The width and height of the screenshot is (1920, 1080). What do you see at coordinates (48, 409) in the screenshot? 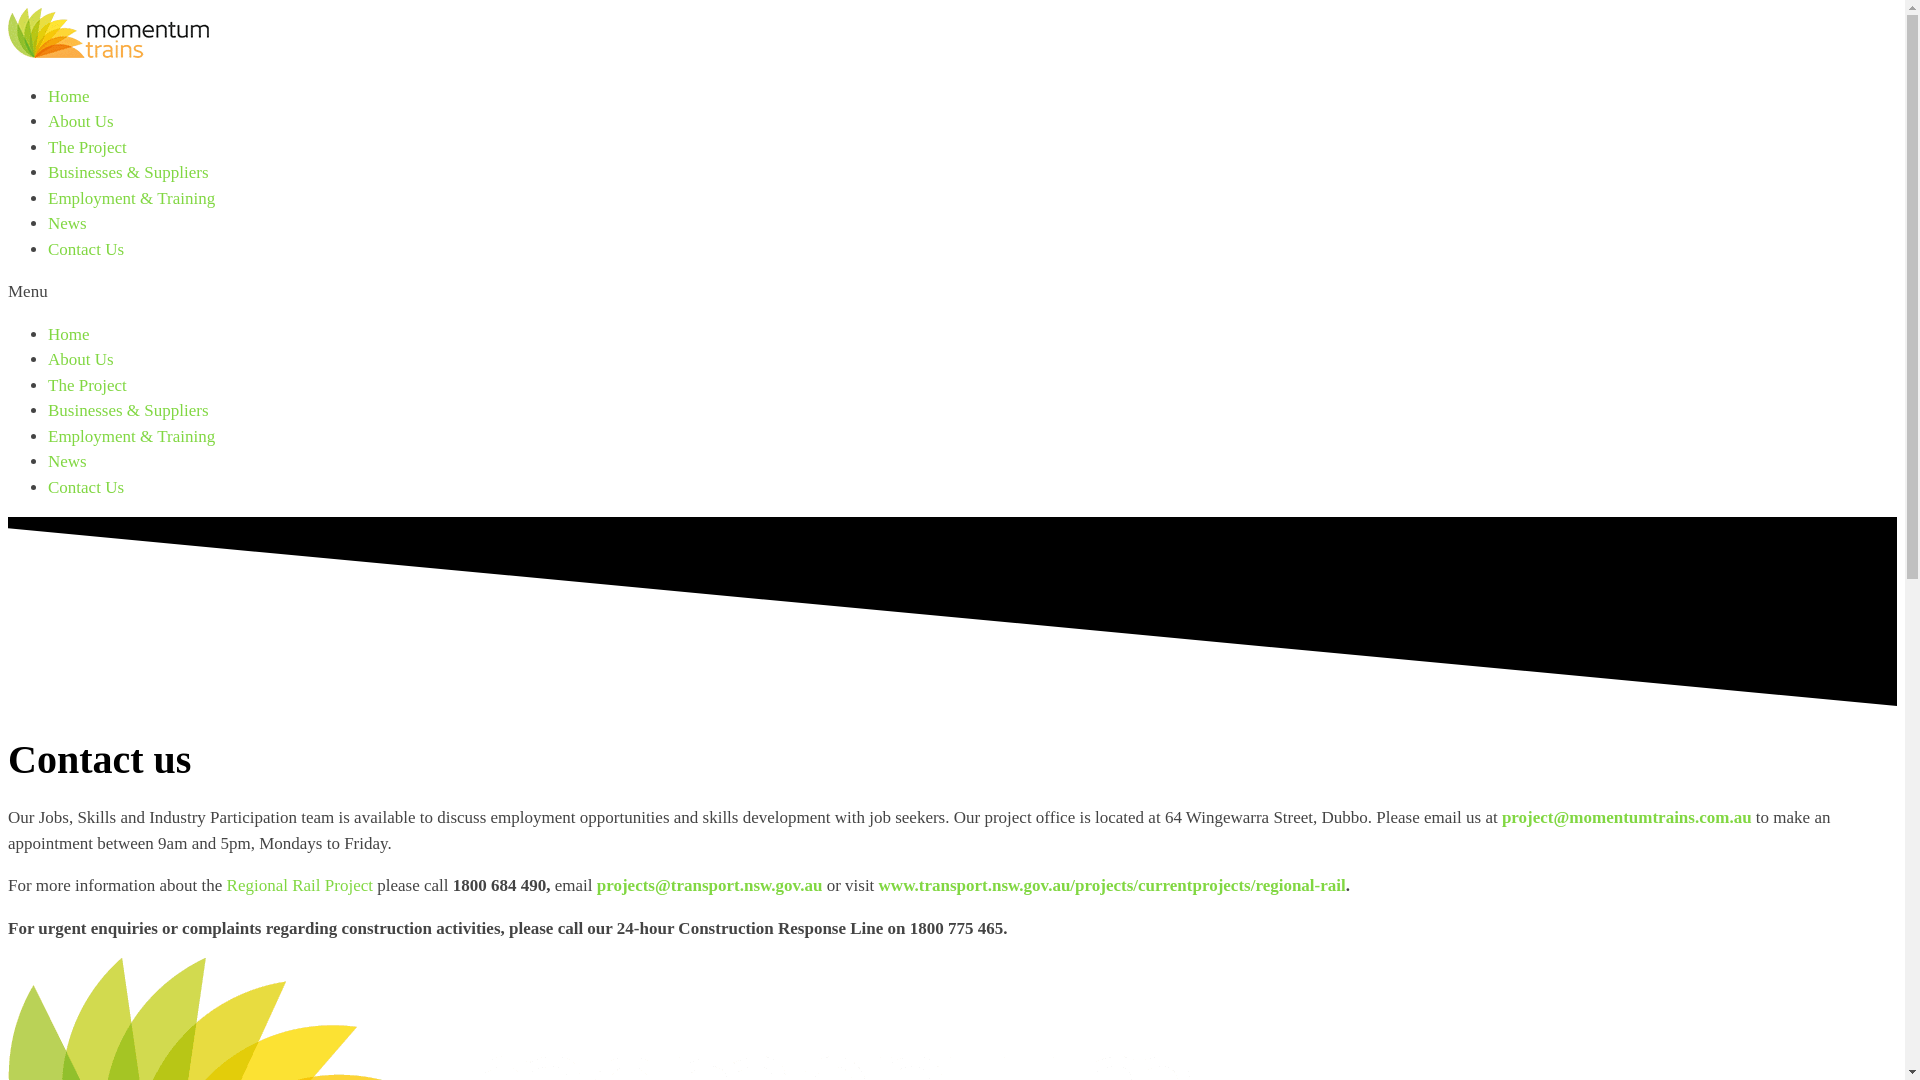
I see `'Businesses & Suppliers'` at bounding box center [48, 409].